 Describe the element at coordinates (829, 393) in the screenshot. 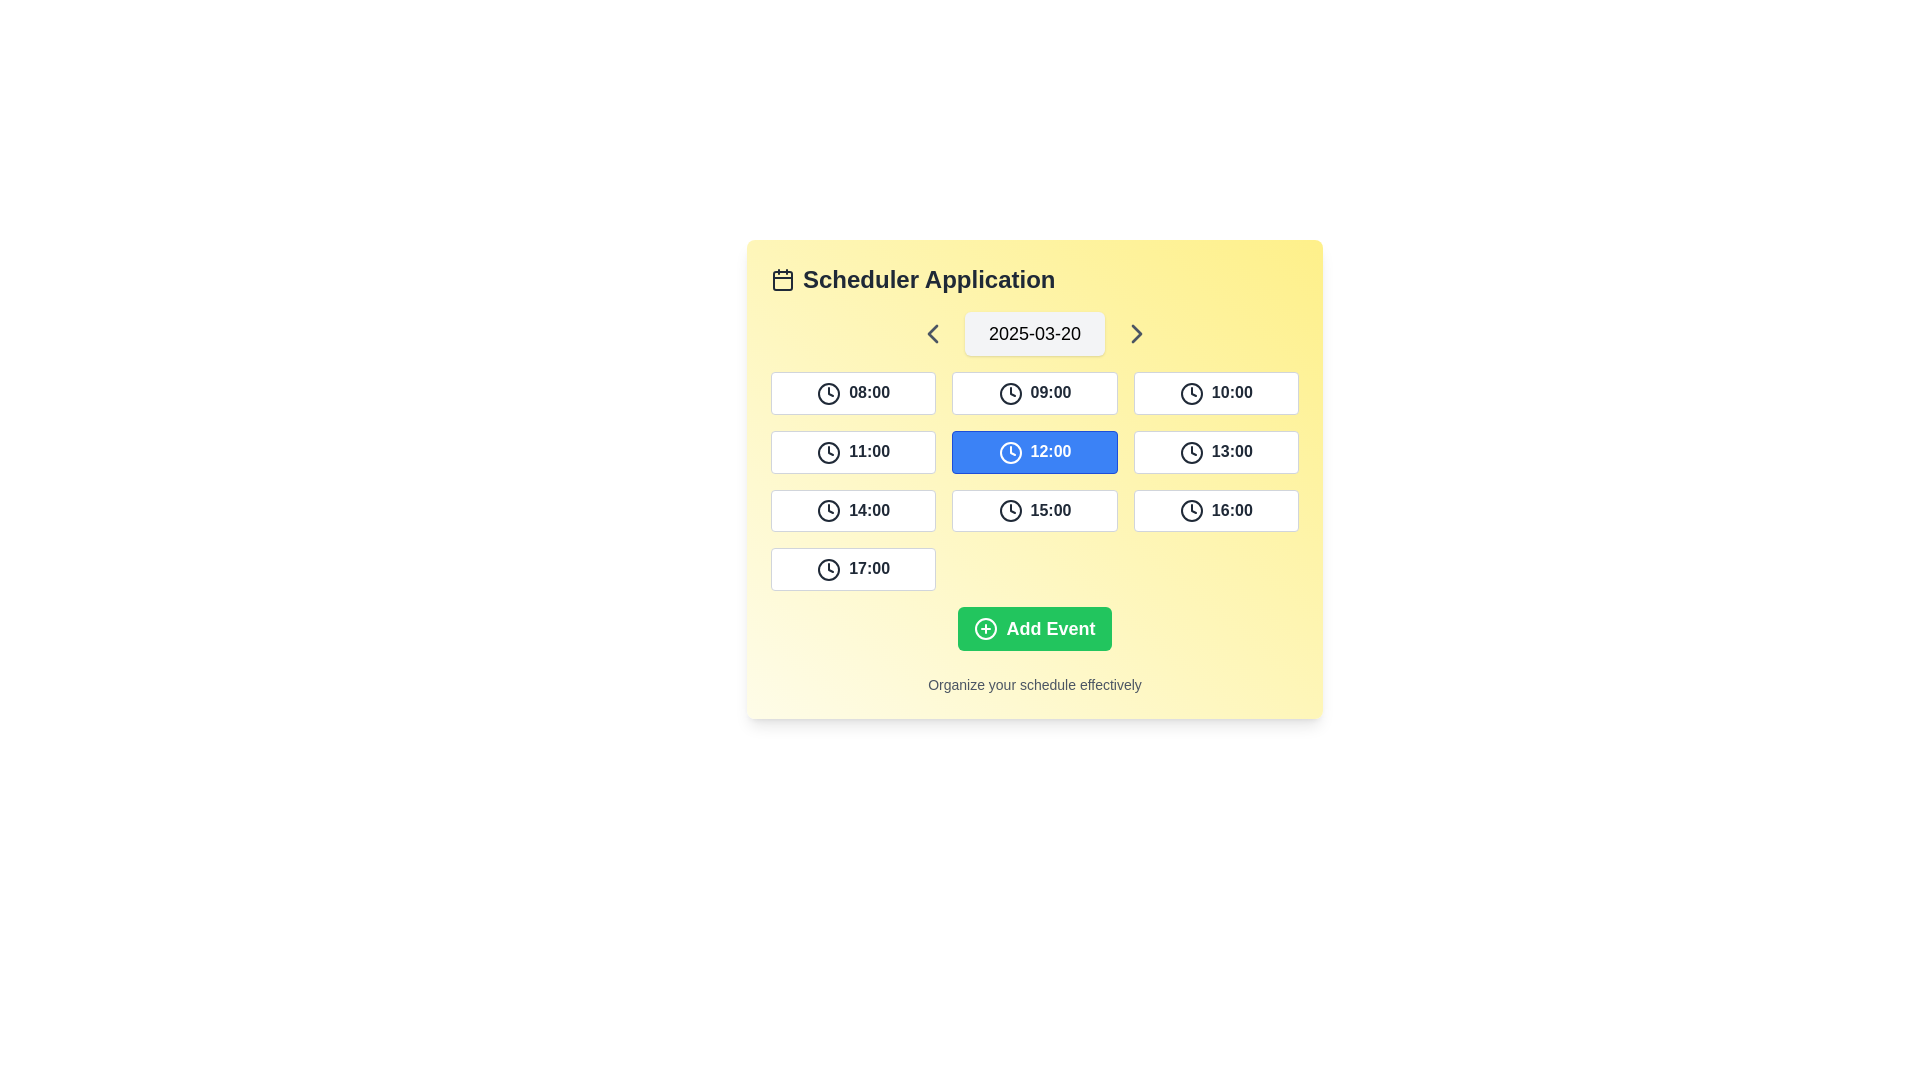

I see `circular graphical element that is part of the clock icon located next to '08:00' in the scheduler application's grid` at that location.